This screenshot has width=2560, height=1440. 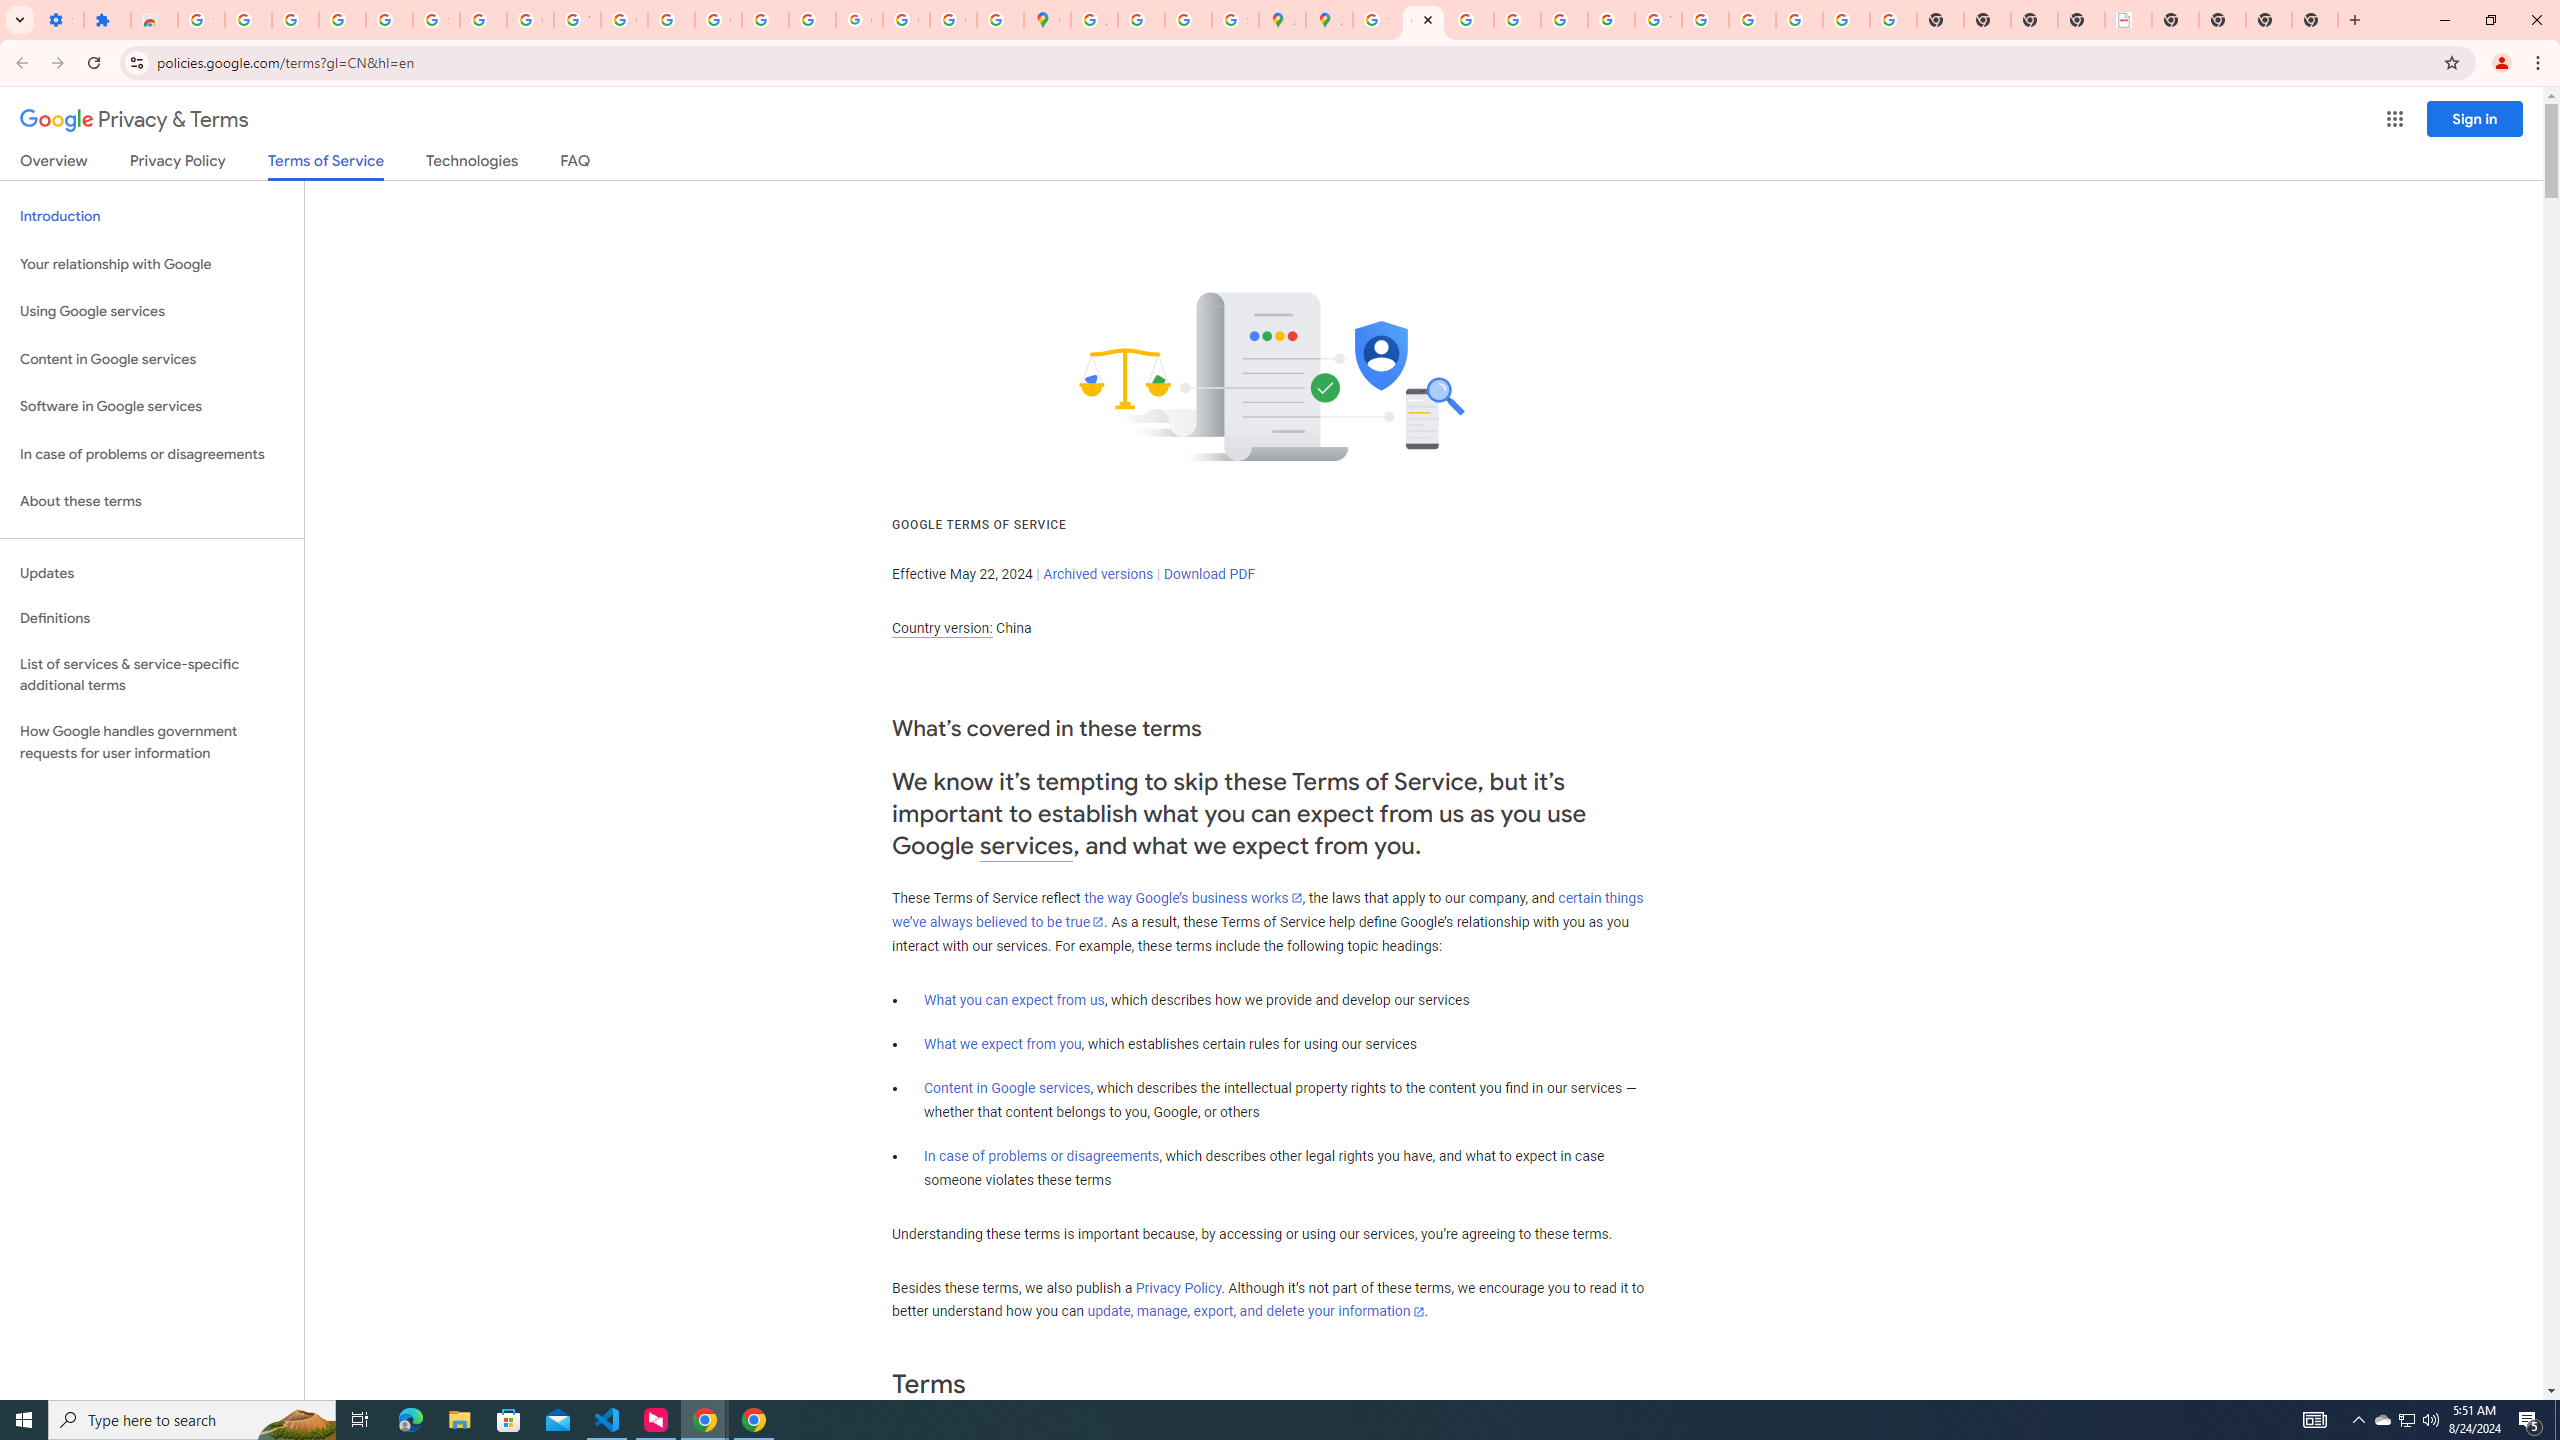 I want to click on 'Definitions', so click(x=151, y=618).